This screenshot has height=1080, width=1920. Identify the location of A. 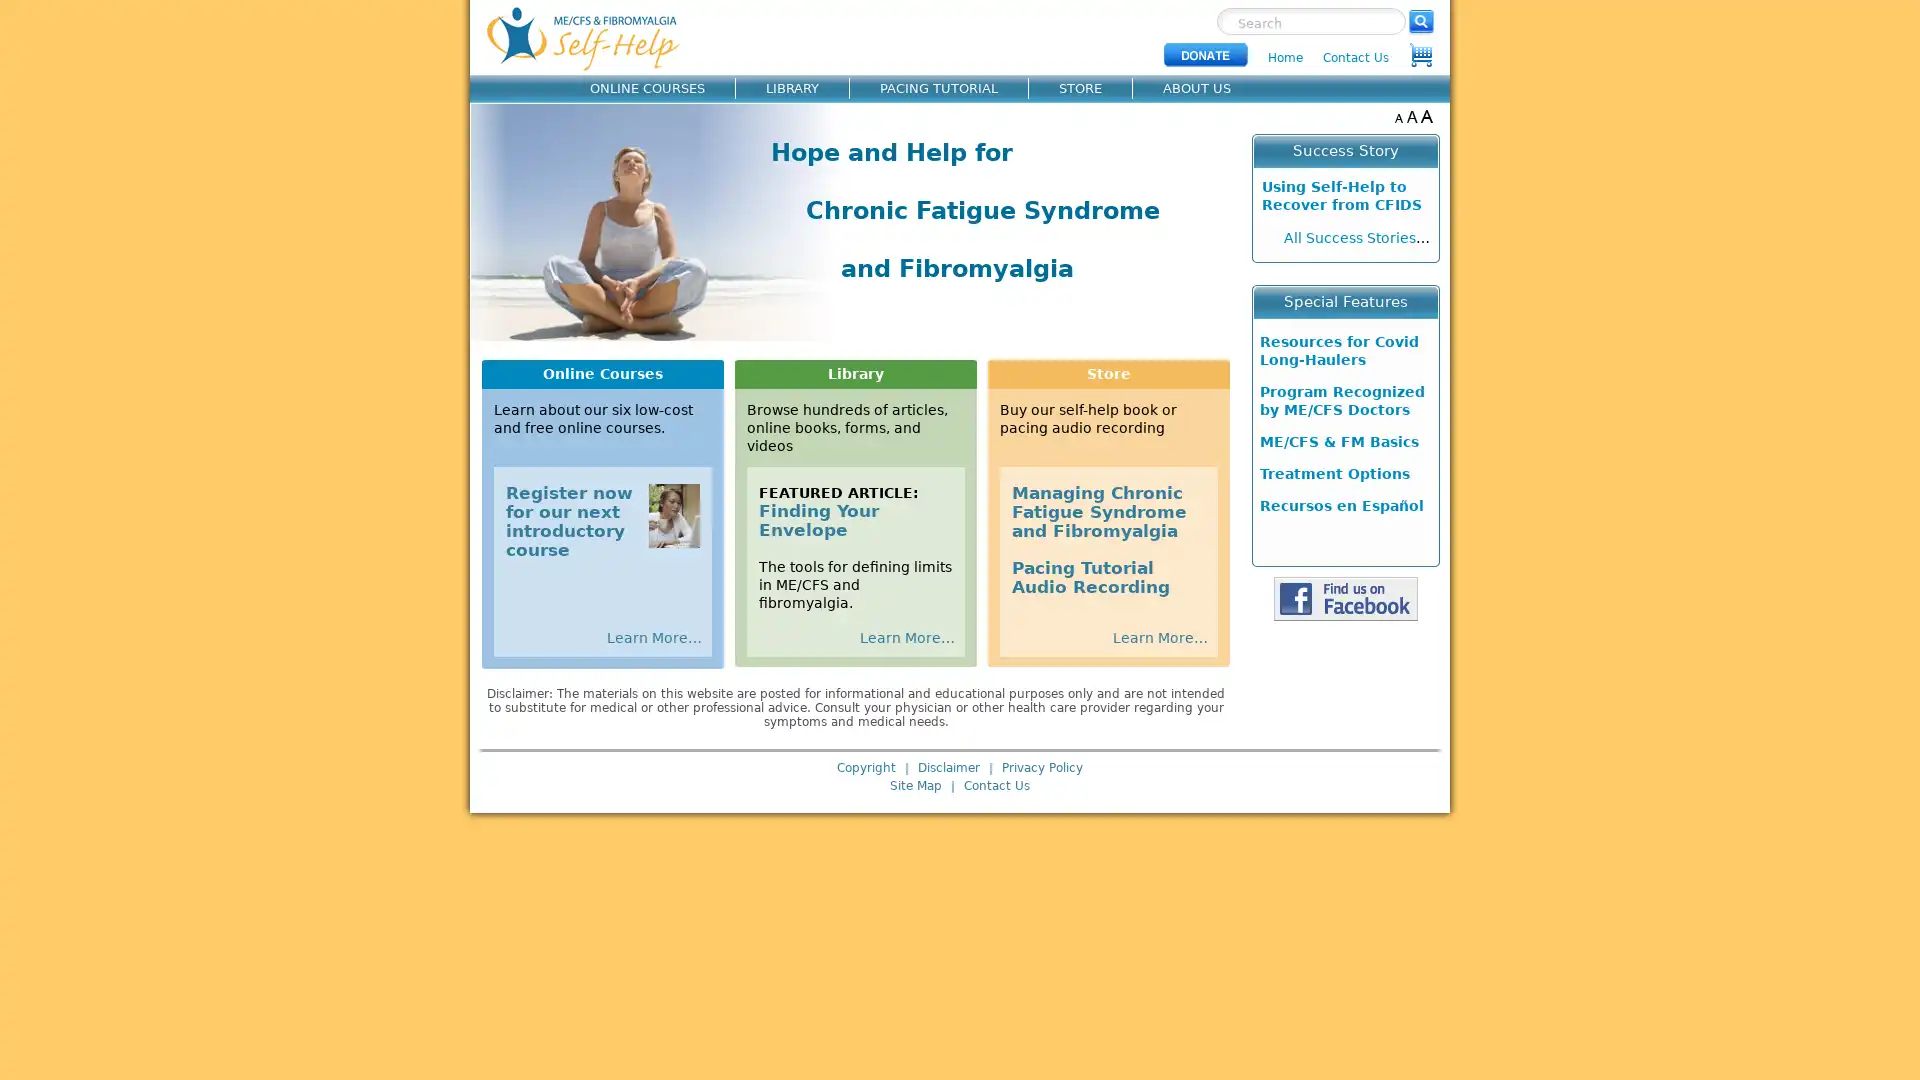
(1397, 116).